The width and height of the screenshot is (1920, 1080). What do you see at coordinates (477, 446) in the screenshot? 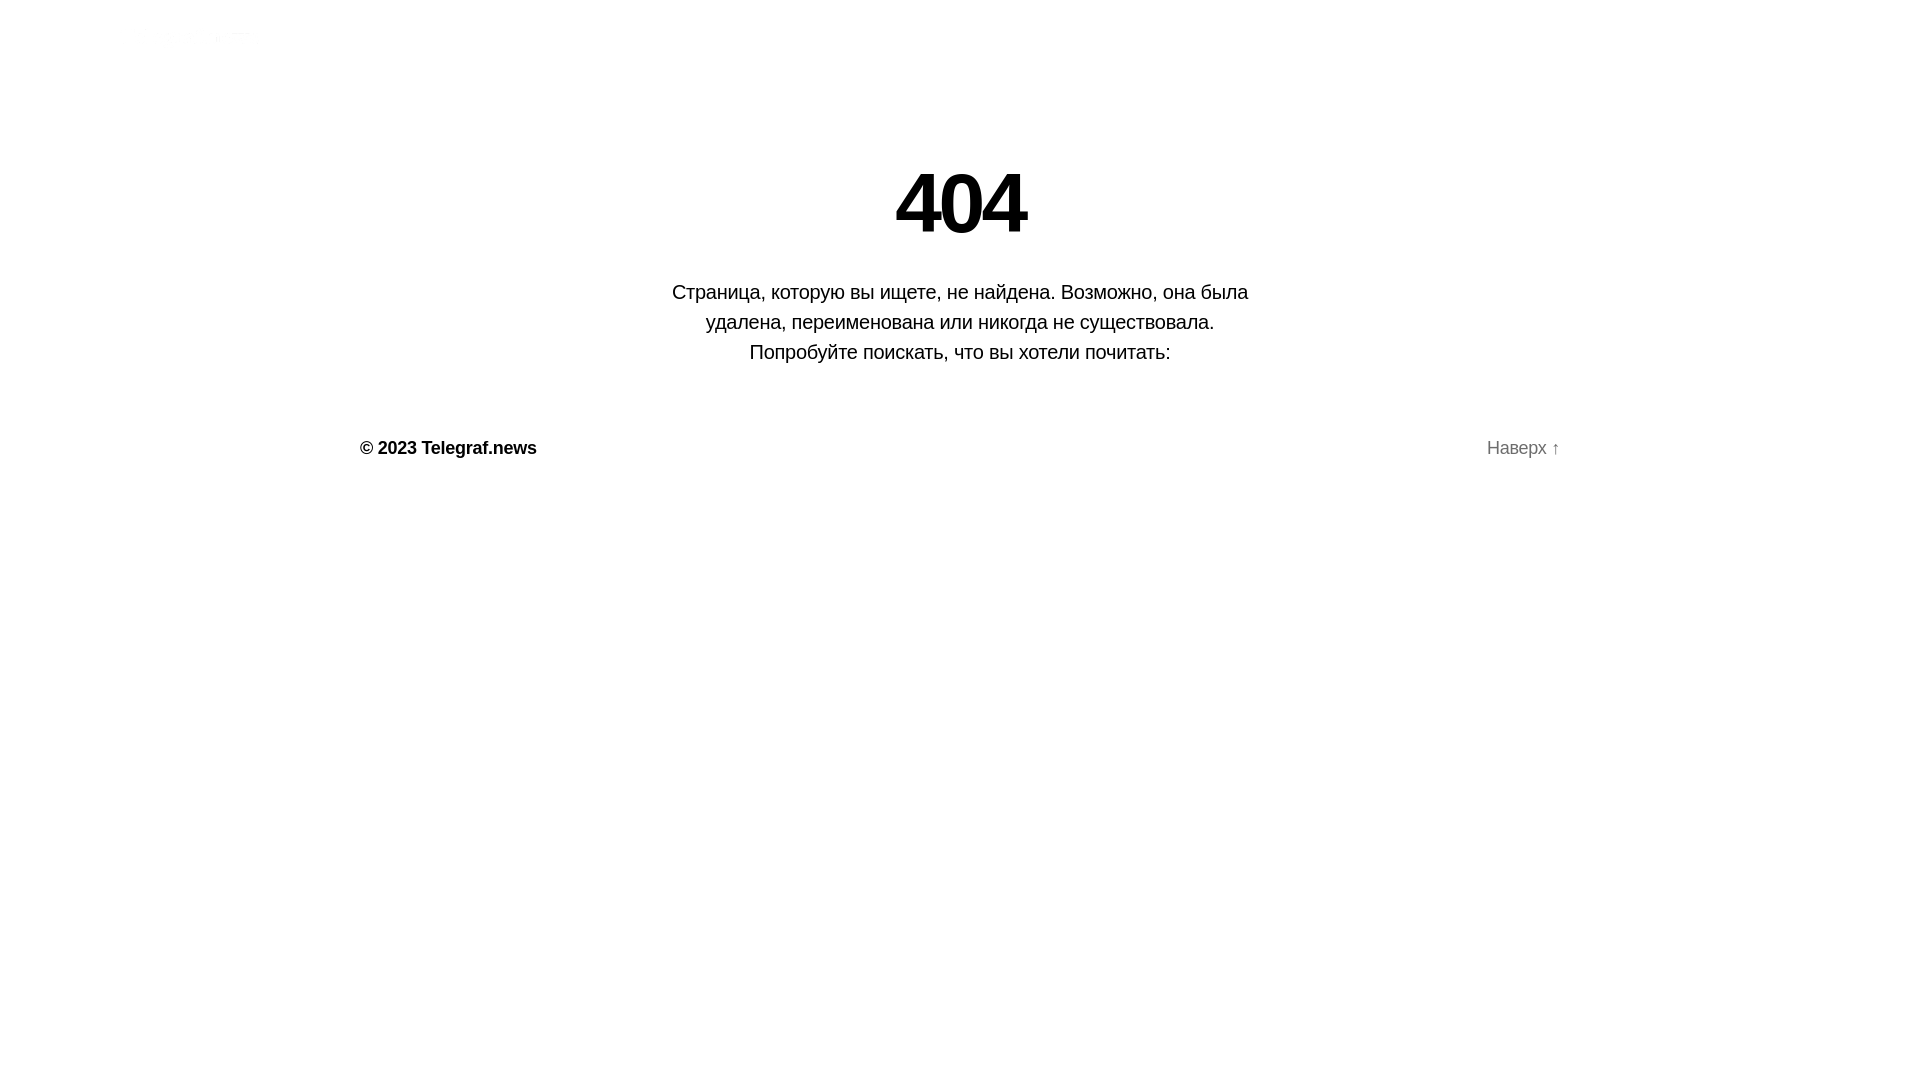
I see `'Telegraf.news'` at bounding box center [477, 446].